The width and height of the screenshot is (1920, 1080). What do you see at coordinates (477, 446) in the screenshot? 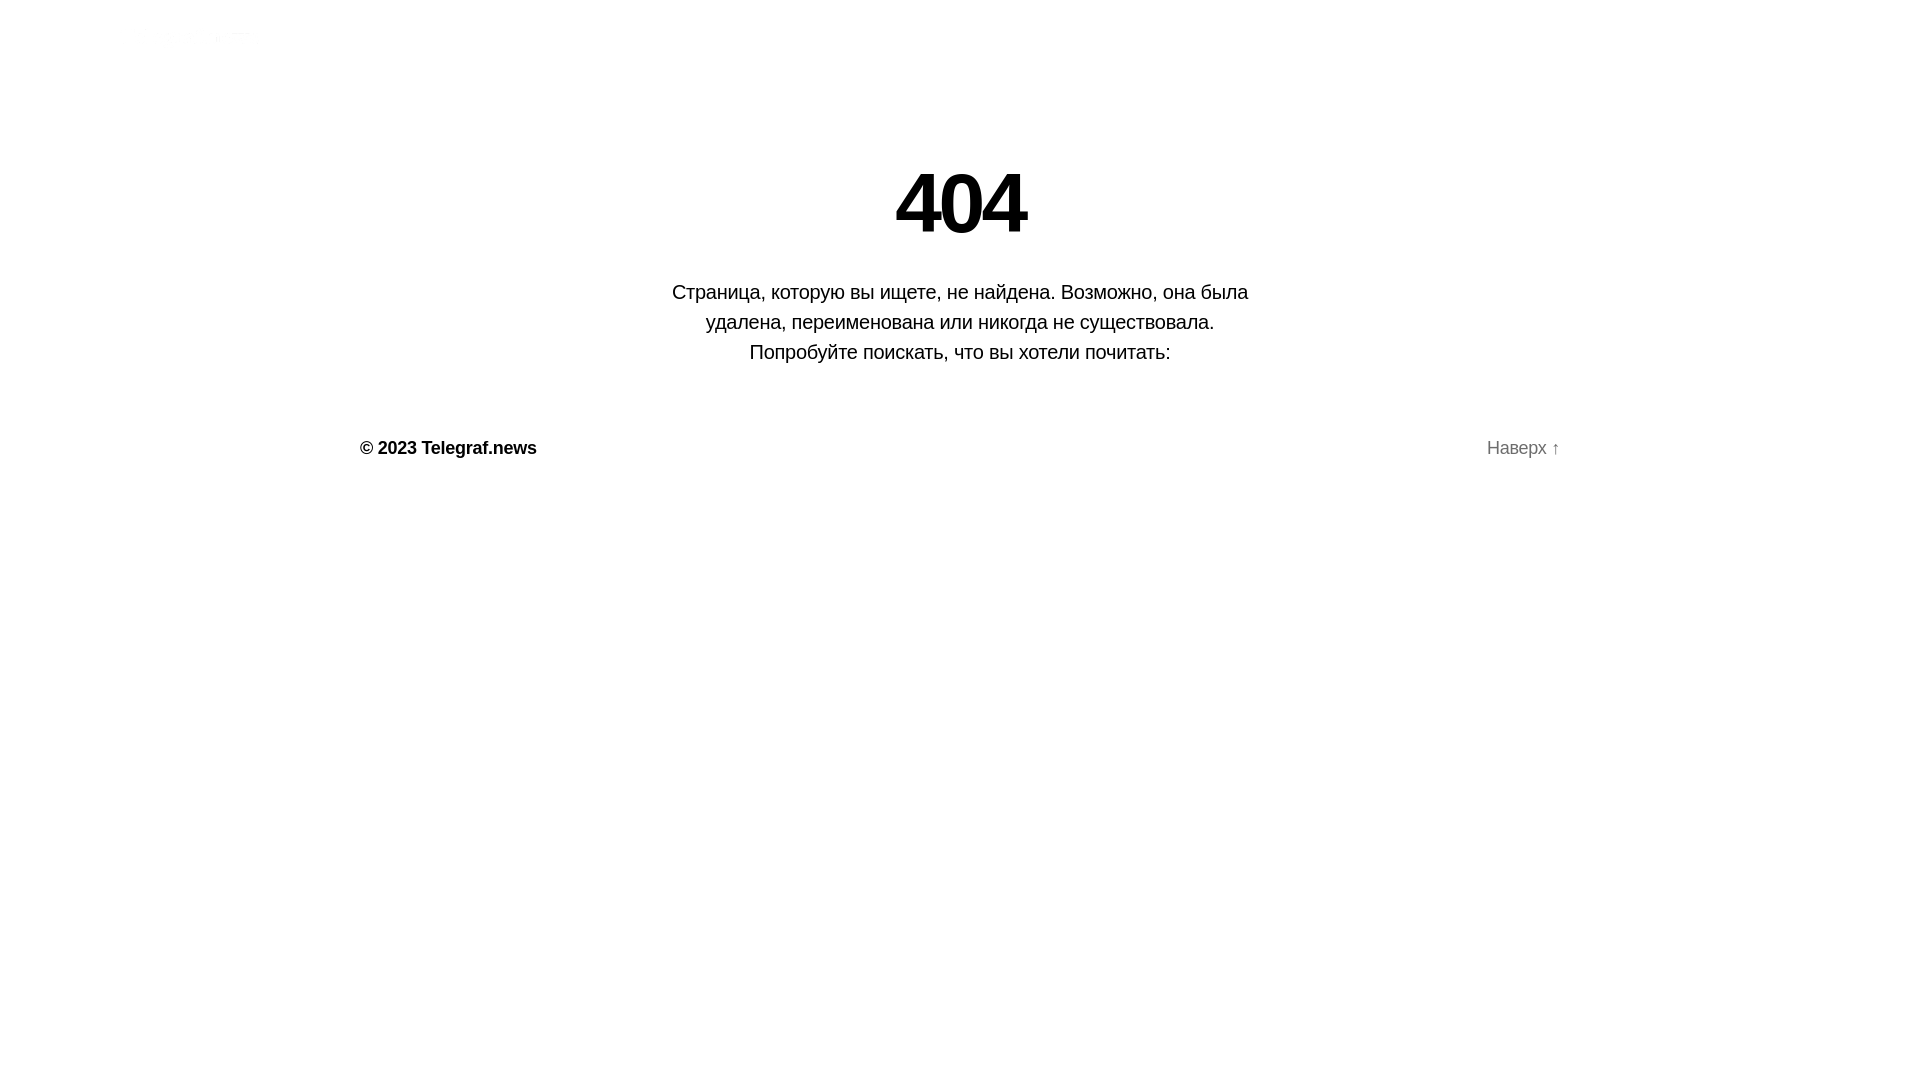
I see `'Telegraf.news'` at bounding box center [477, 446].